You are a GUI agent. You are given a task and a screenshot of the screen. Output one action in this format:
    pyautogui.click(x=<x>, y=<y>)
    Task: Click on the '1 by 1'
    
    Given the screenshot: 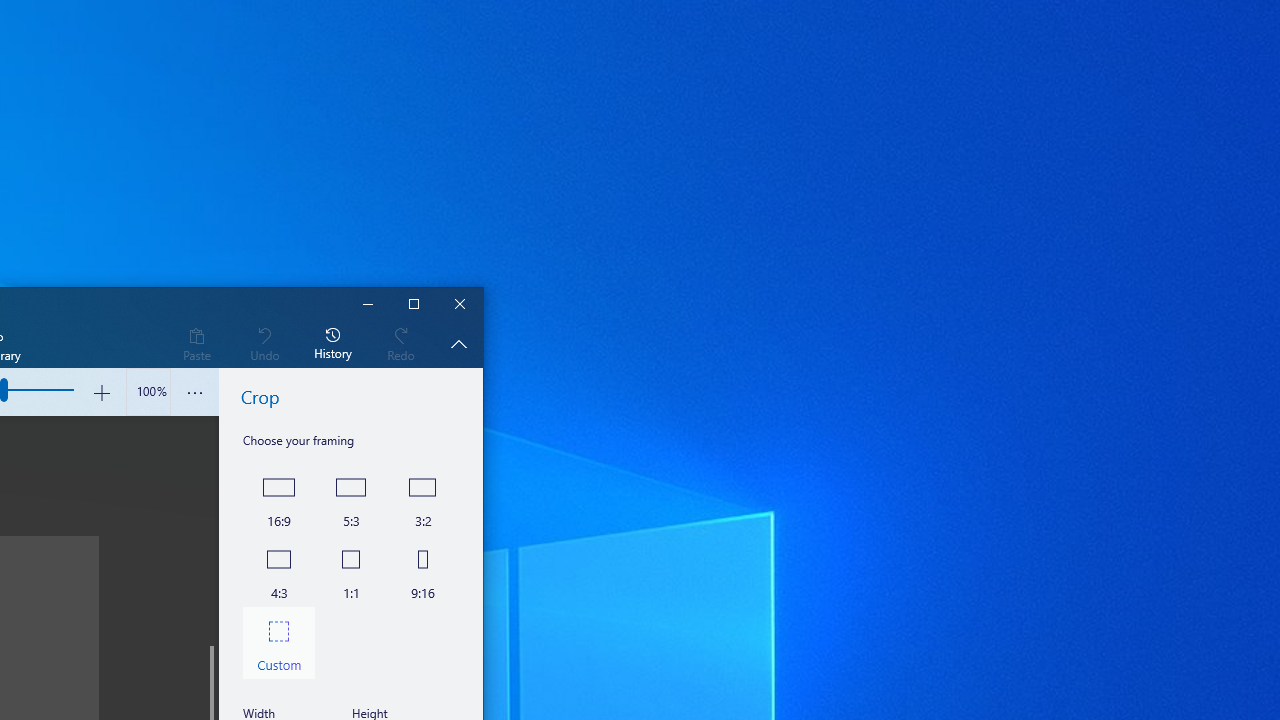 What is the action you would take?
    pyautogui.click(x=350, y=570)
    